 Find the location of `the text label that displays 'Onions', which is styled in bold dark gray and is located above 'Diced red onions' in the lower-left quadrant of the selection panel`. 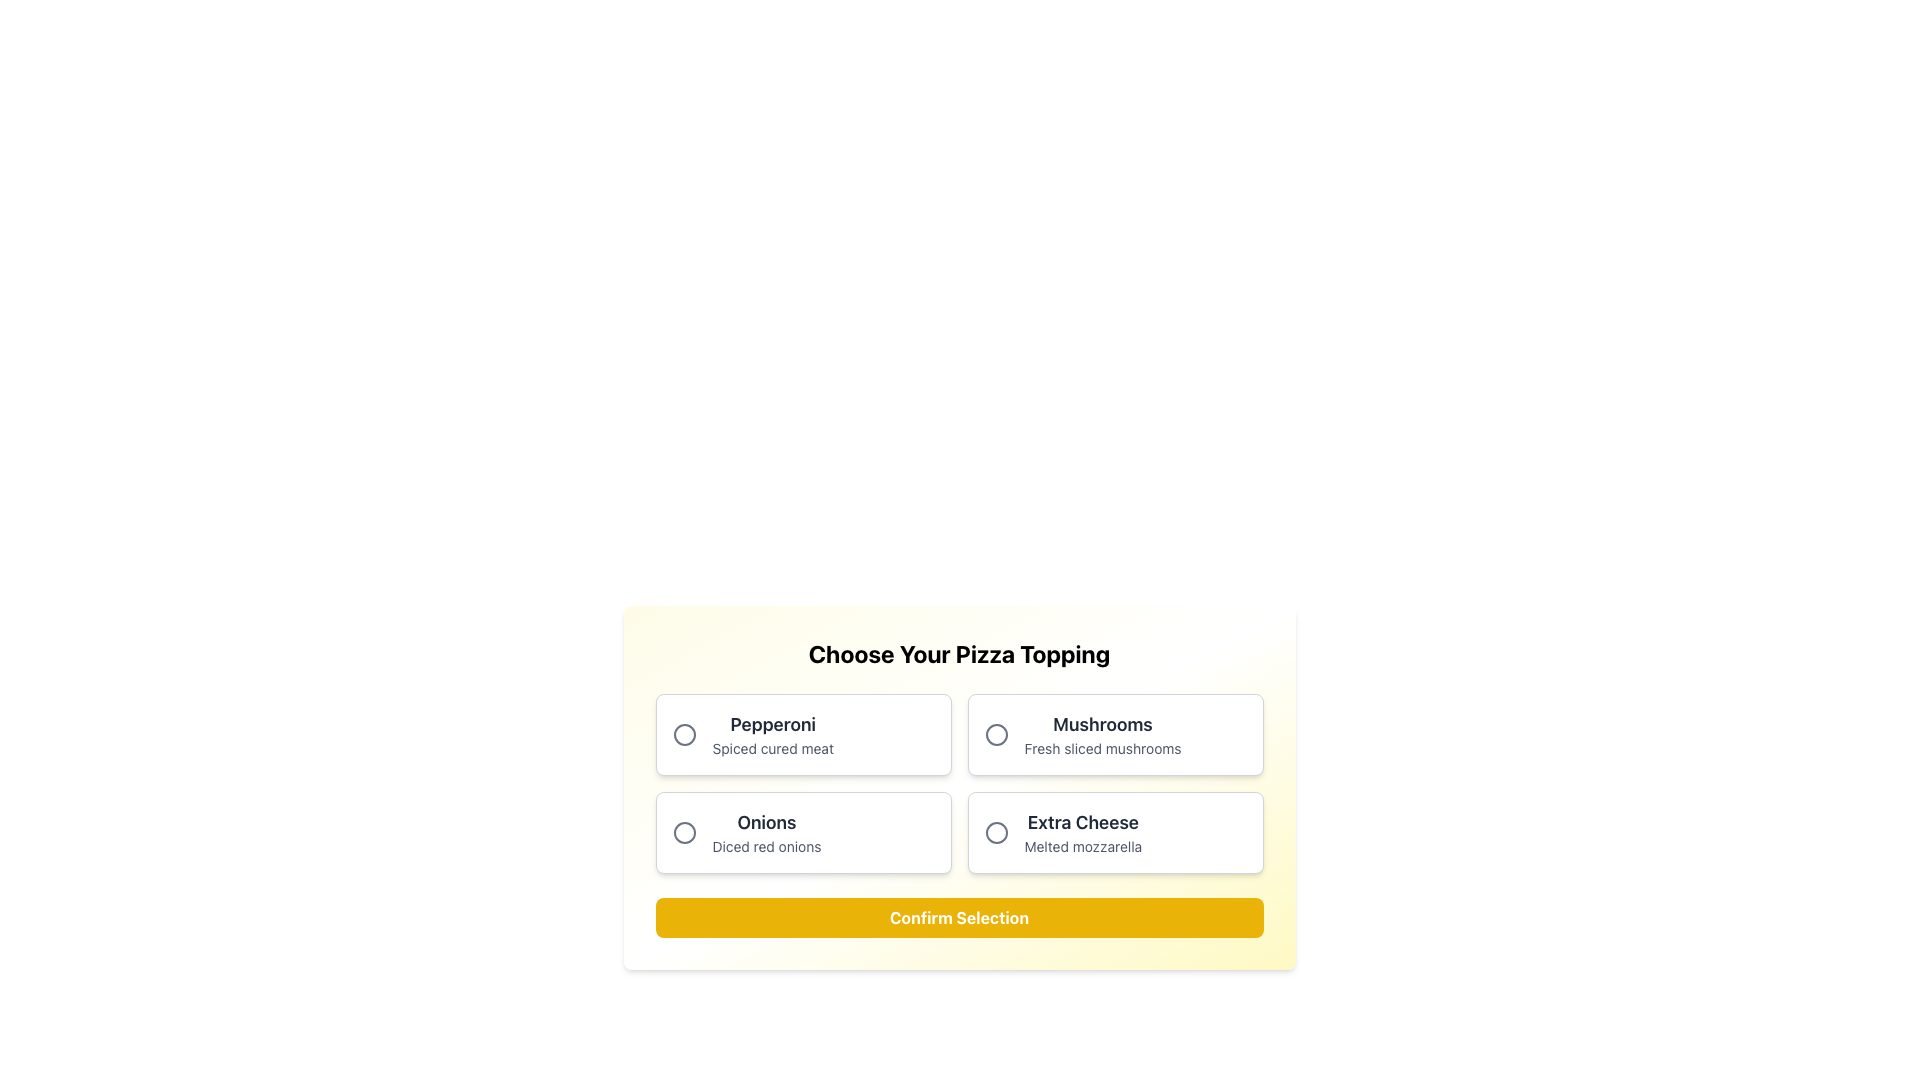

the text label that displays 'Onions', which is styled in bold dark gray and is located above 'Diced red onions' in the lower-left quadrant of the selection panel is located at coordinates (766, 822).